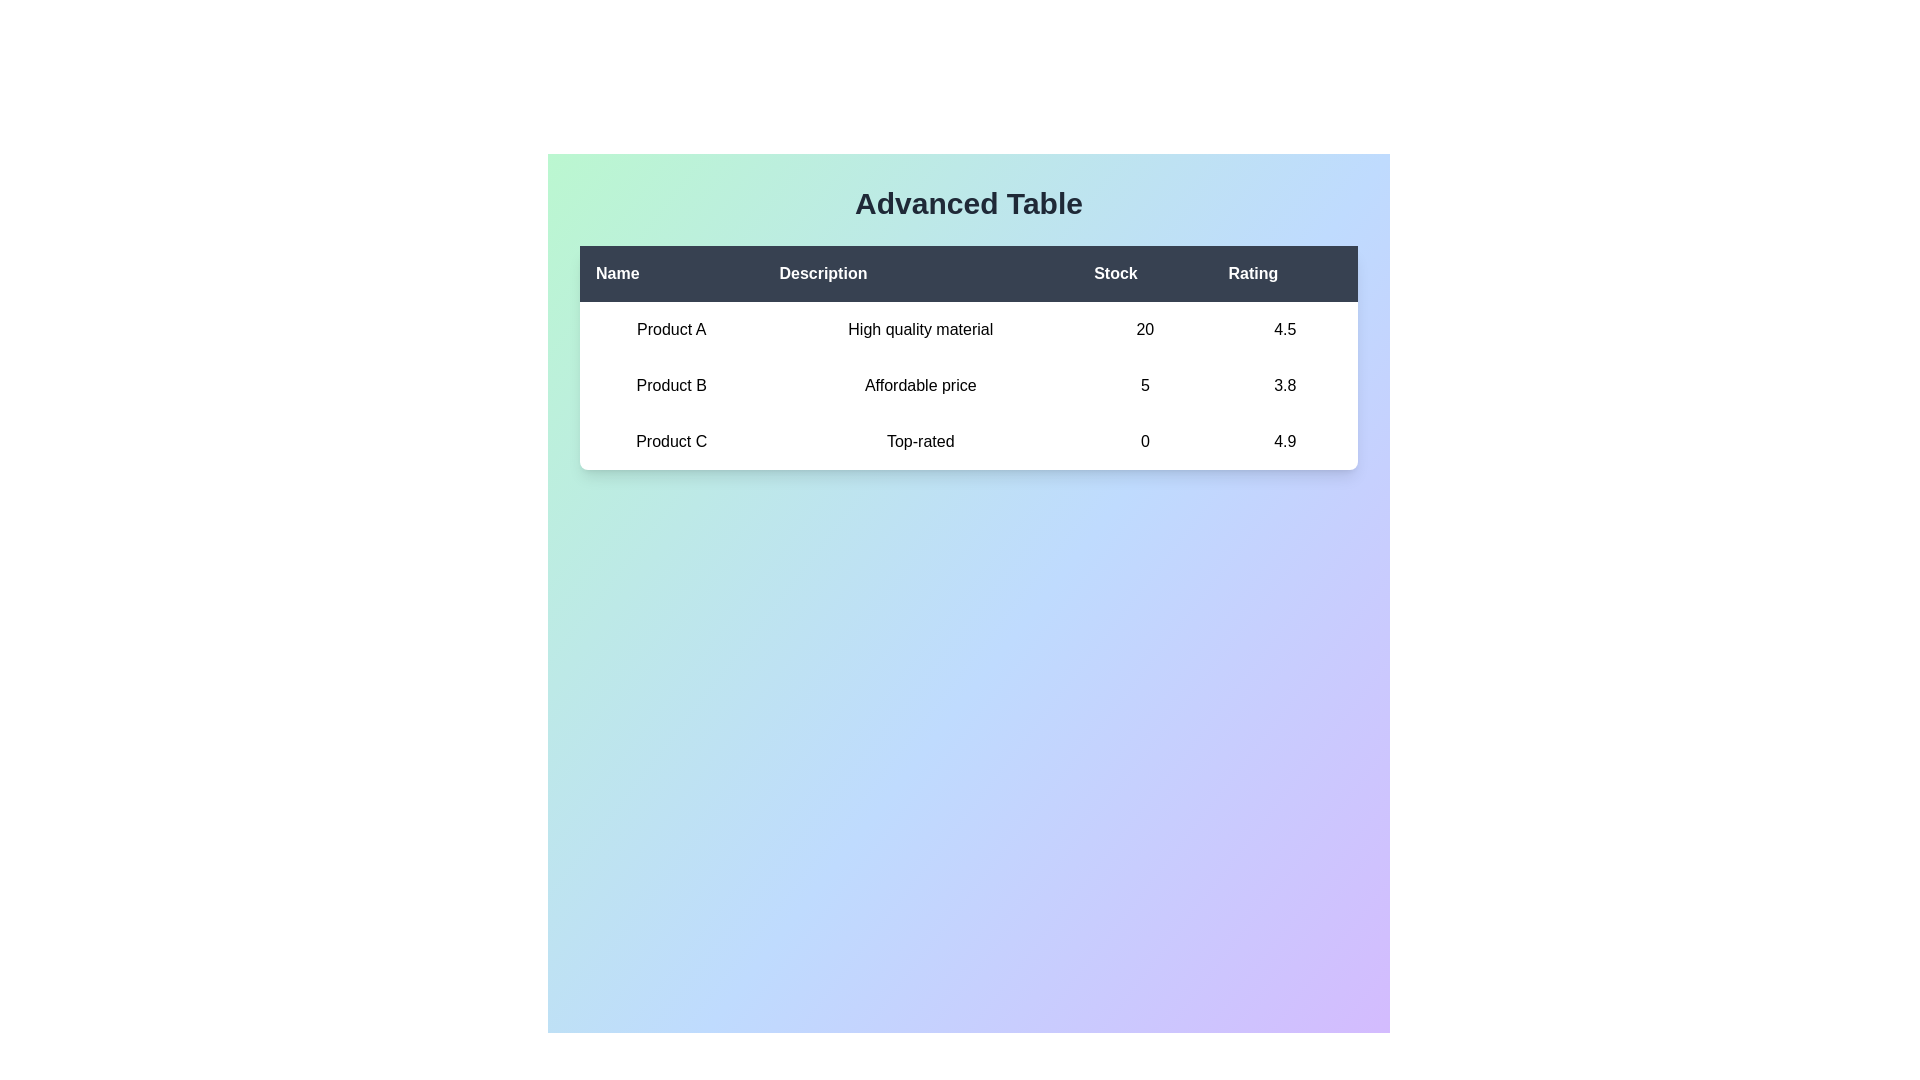  I want to click on the numerical text label displaying the value '4.9' under the 'Rating' column for 'Product C' to trigger potential UI interactions, so click(1285, 441).